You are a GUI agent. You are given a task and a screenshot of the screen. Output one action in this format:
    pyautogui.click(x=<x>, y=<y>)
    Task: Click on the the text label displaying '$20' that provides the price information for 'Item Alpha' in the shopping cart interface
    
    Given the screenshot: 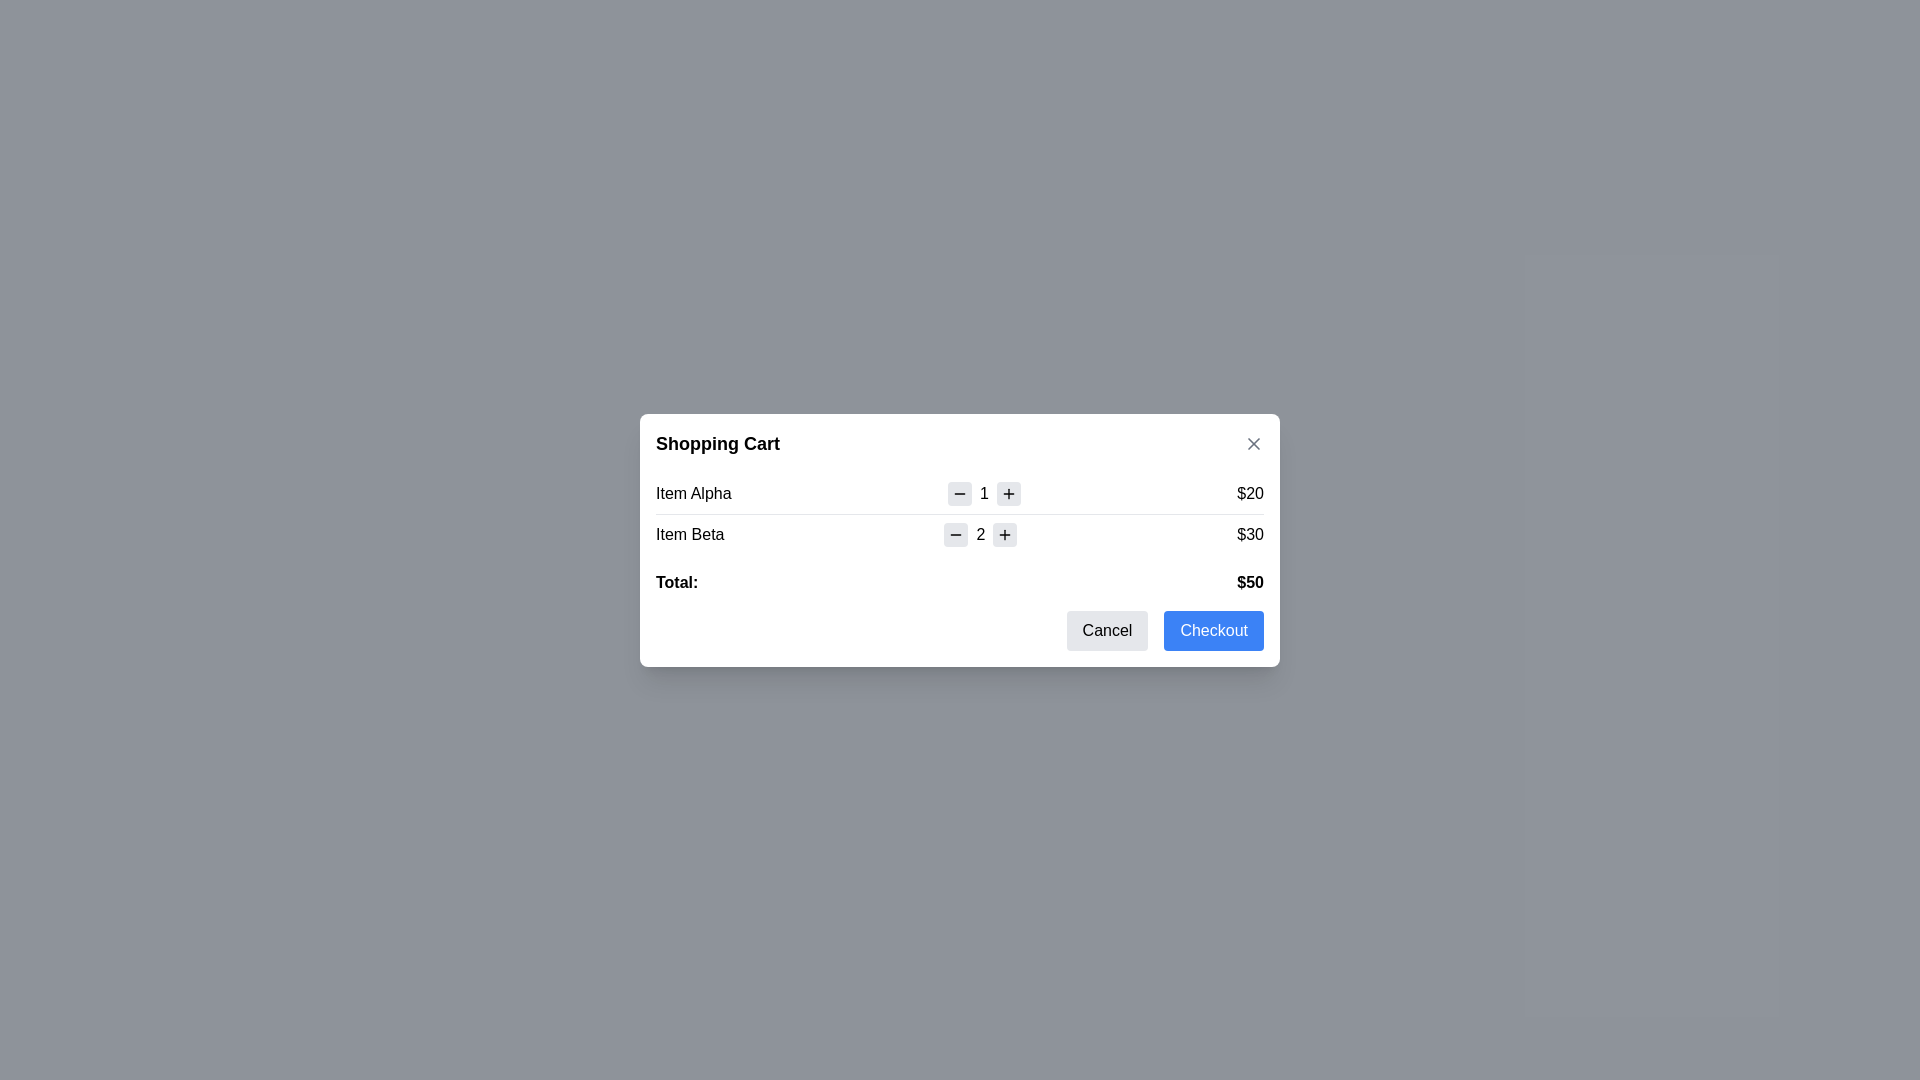 What is the action you would take?
    pyautogui.click(x=1249, y=493)
    